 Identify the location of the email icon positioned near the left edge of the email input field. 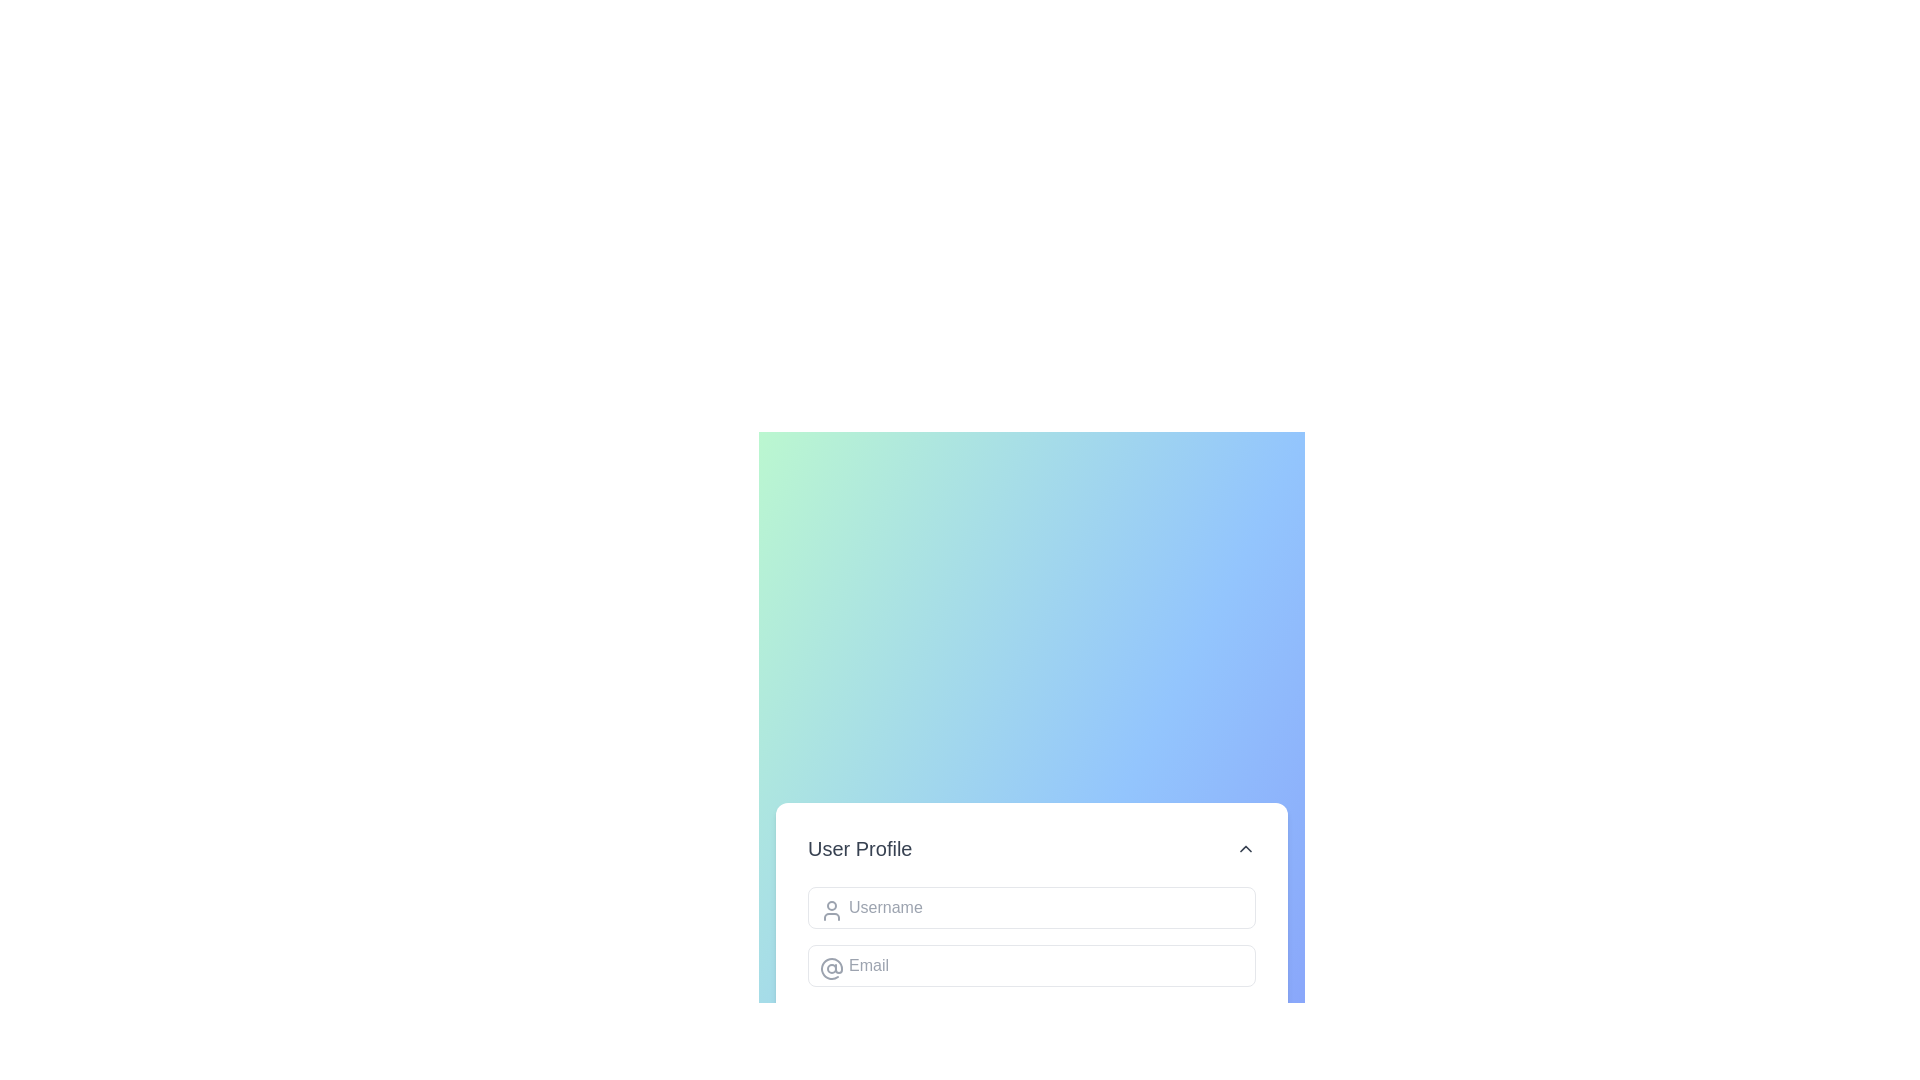
(831, 967).